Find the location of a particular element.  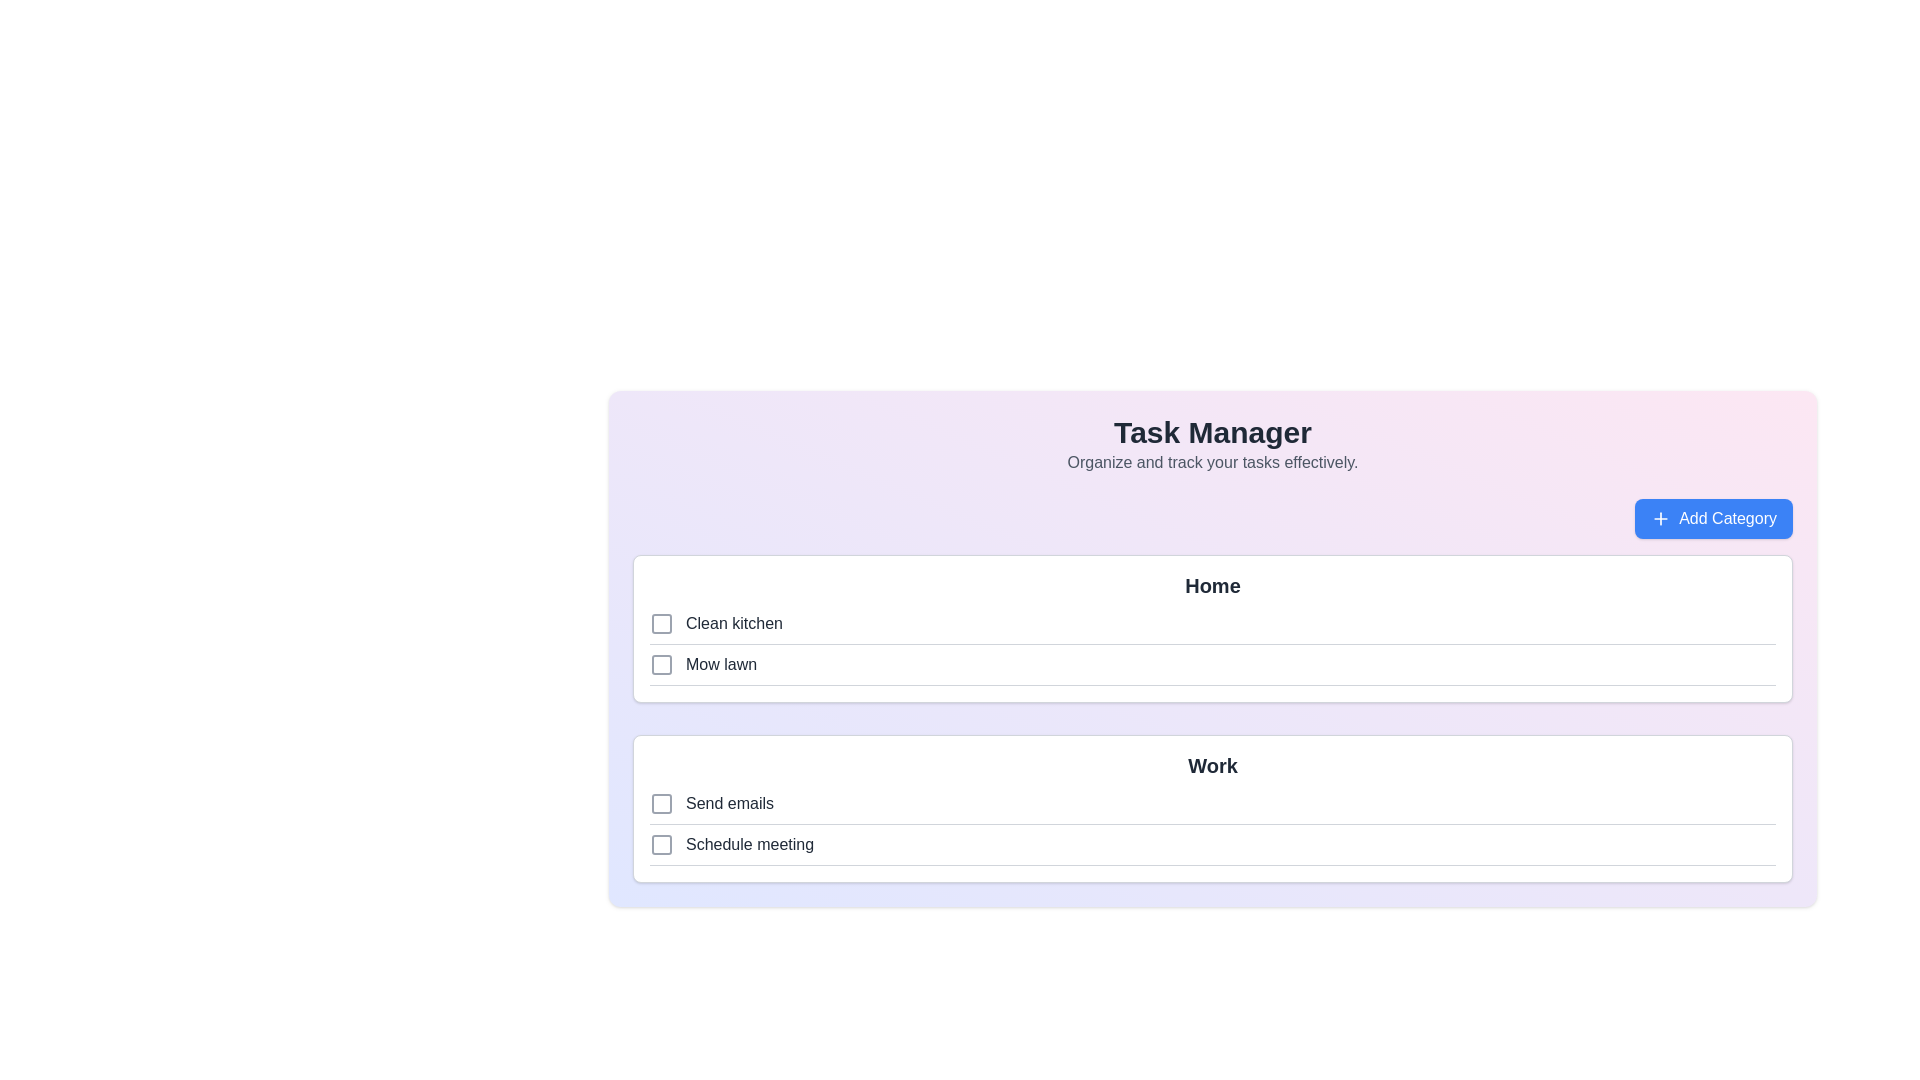

the 'Clean kitchen' label in the Home section to focus on it is located at coordinates (733, 623).